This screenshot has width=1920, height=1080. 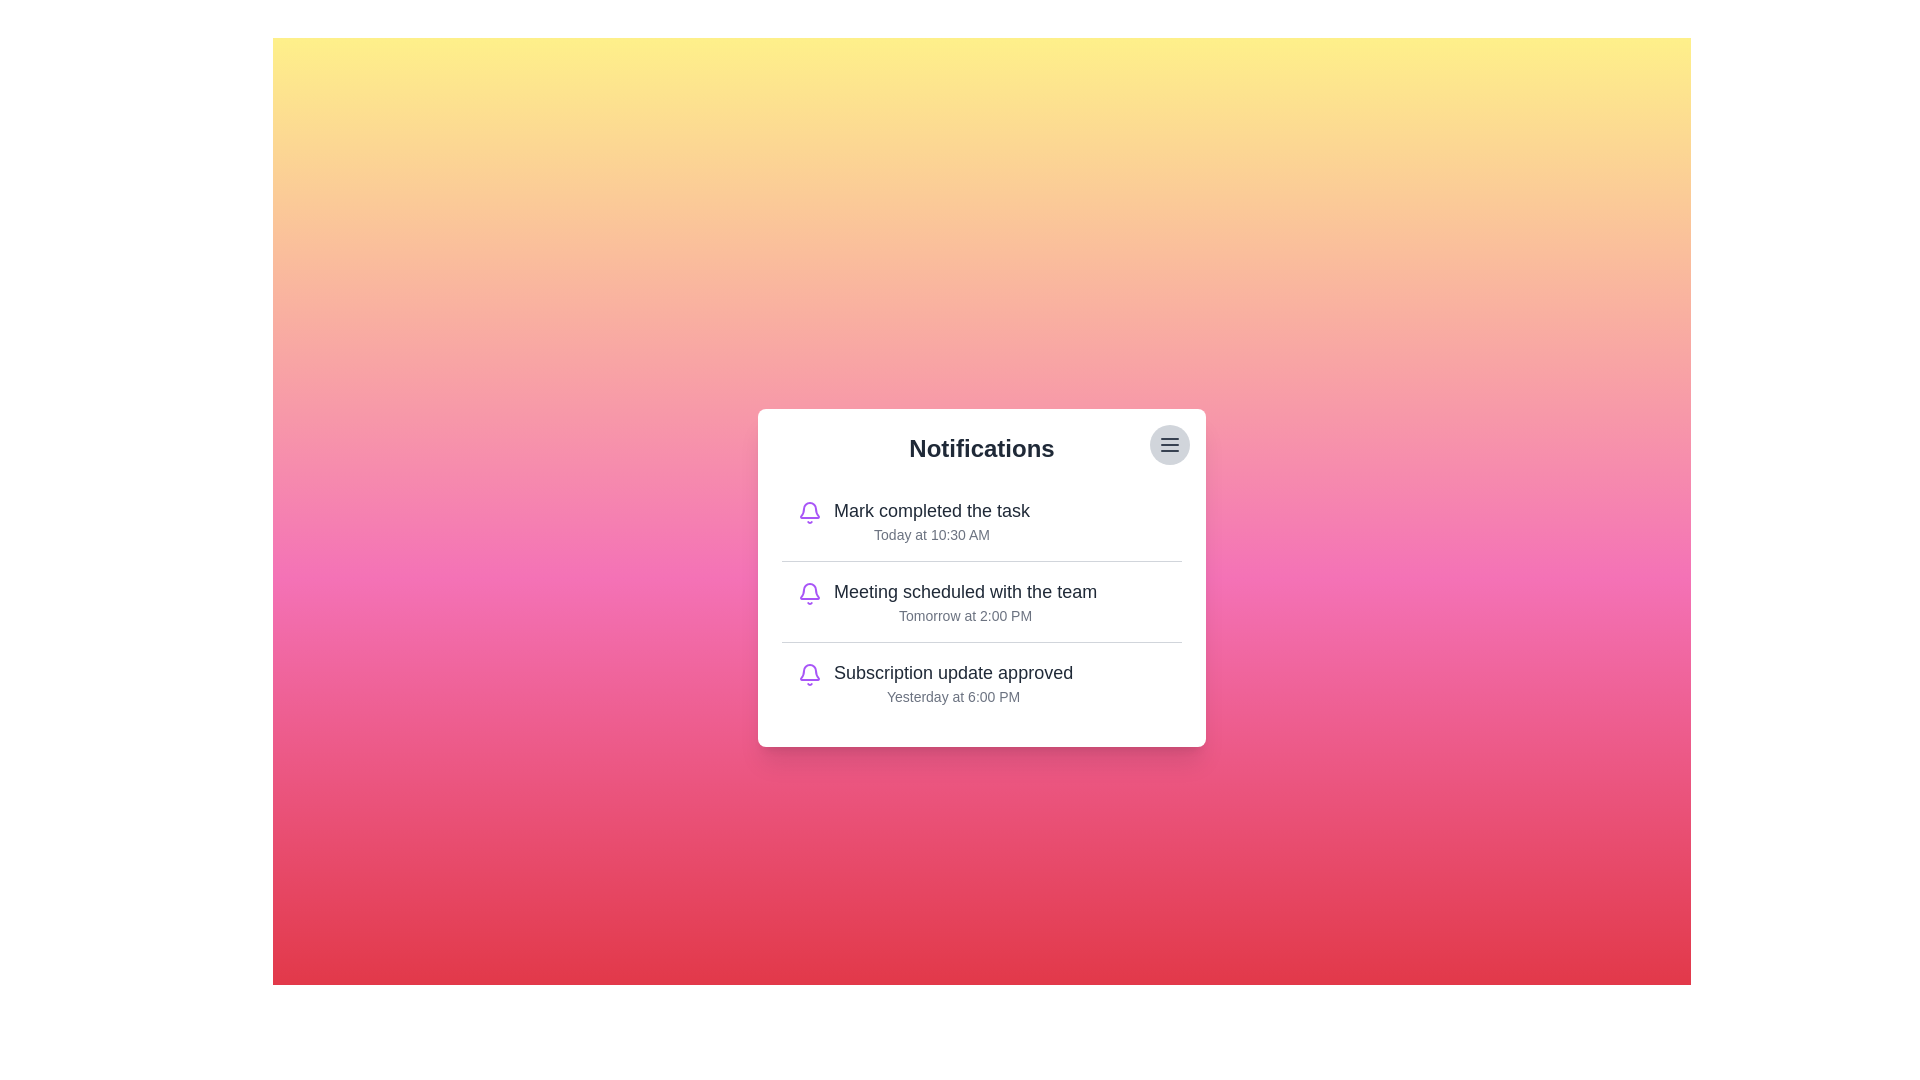 I want to click on the menu button to toggle the visibility of the notification menu, so click(x=1170, y=443).